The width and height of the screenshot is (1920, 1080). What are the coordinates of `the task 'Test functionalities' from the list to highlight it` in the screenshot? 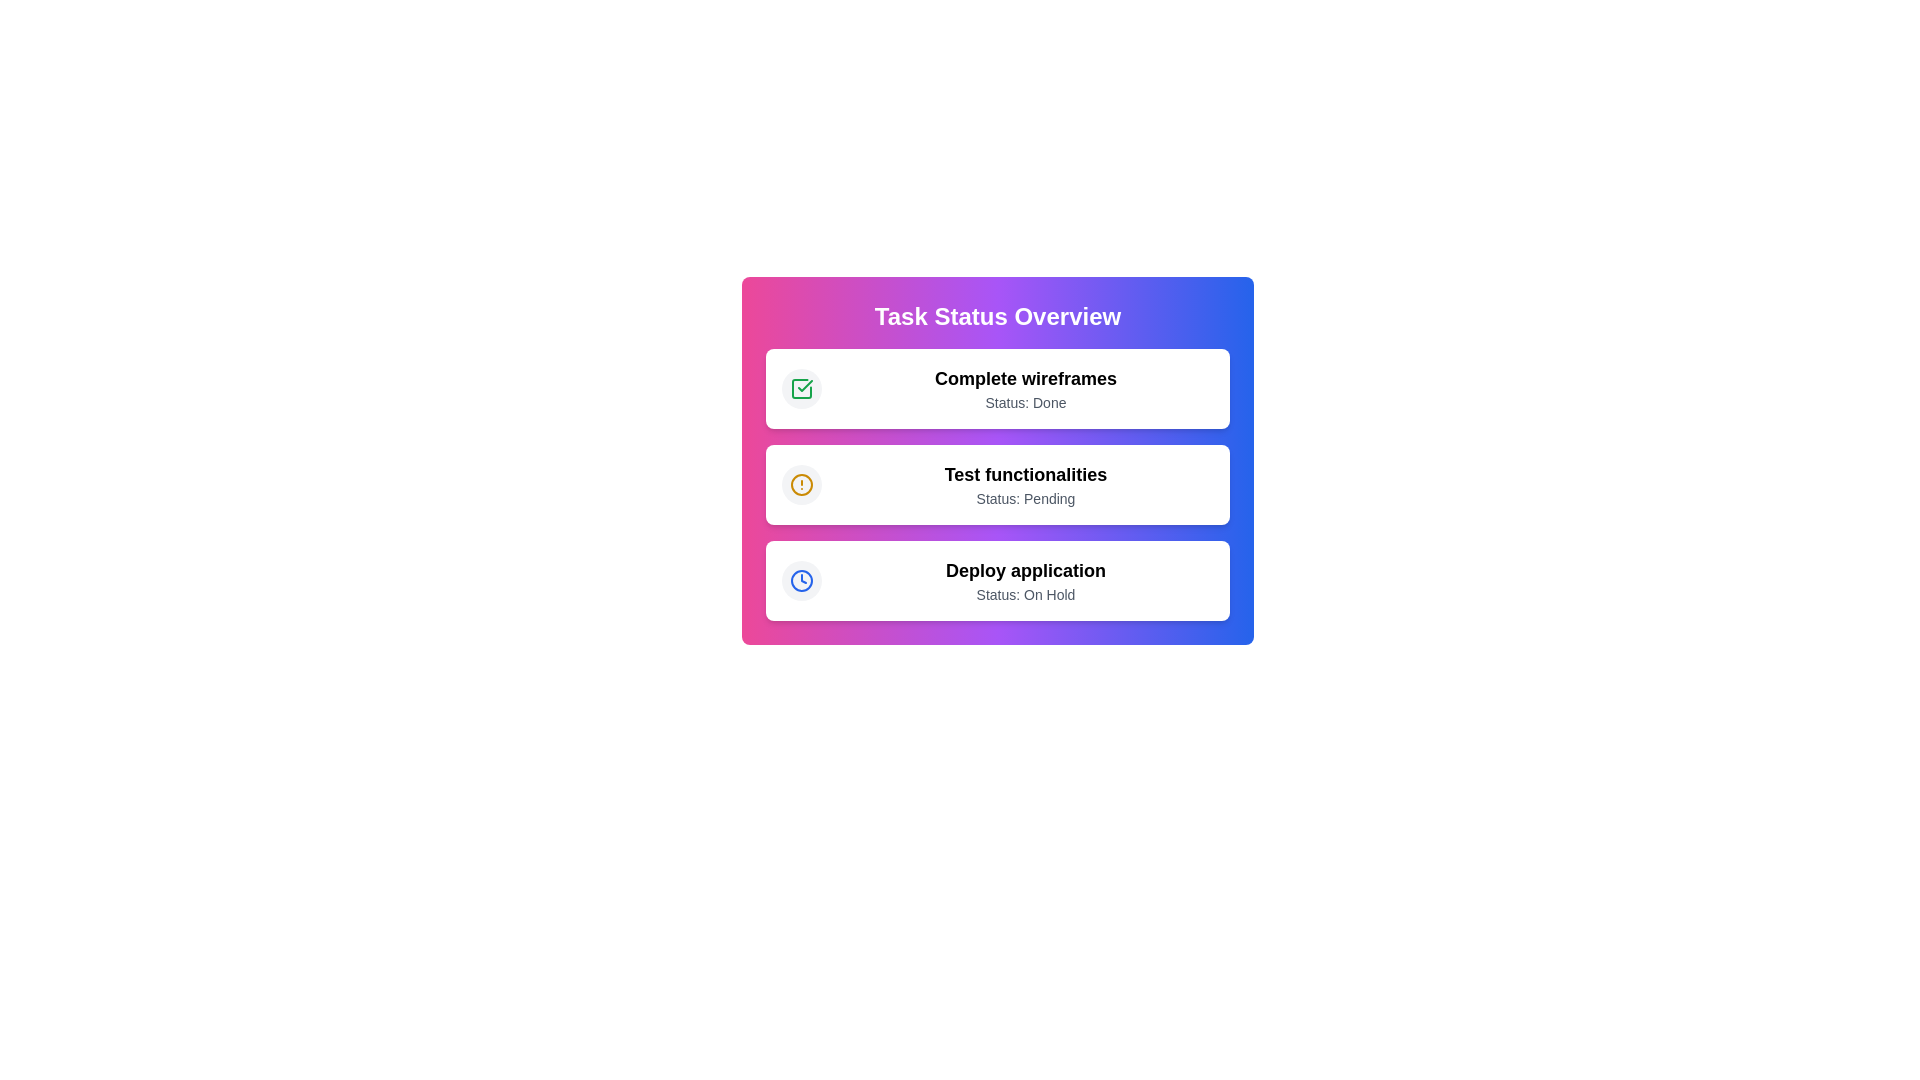 It's located at (998, 485).